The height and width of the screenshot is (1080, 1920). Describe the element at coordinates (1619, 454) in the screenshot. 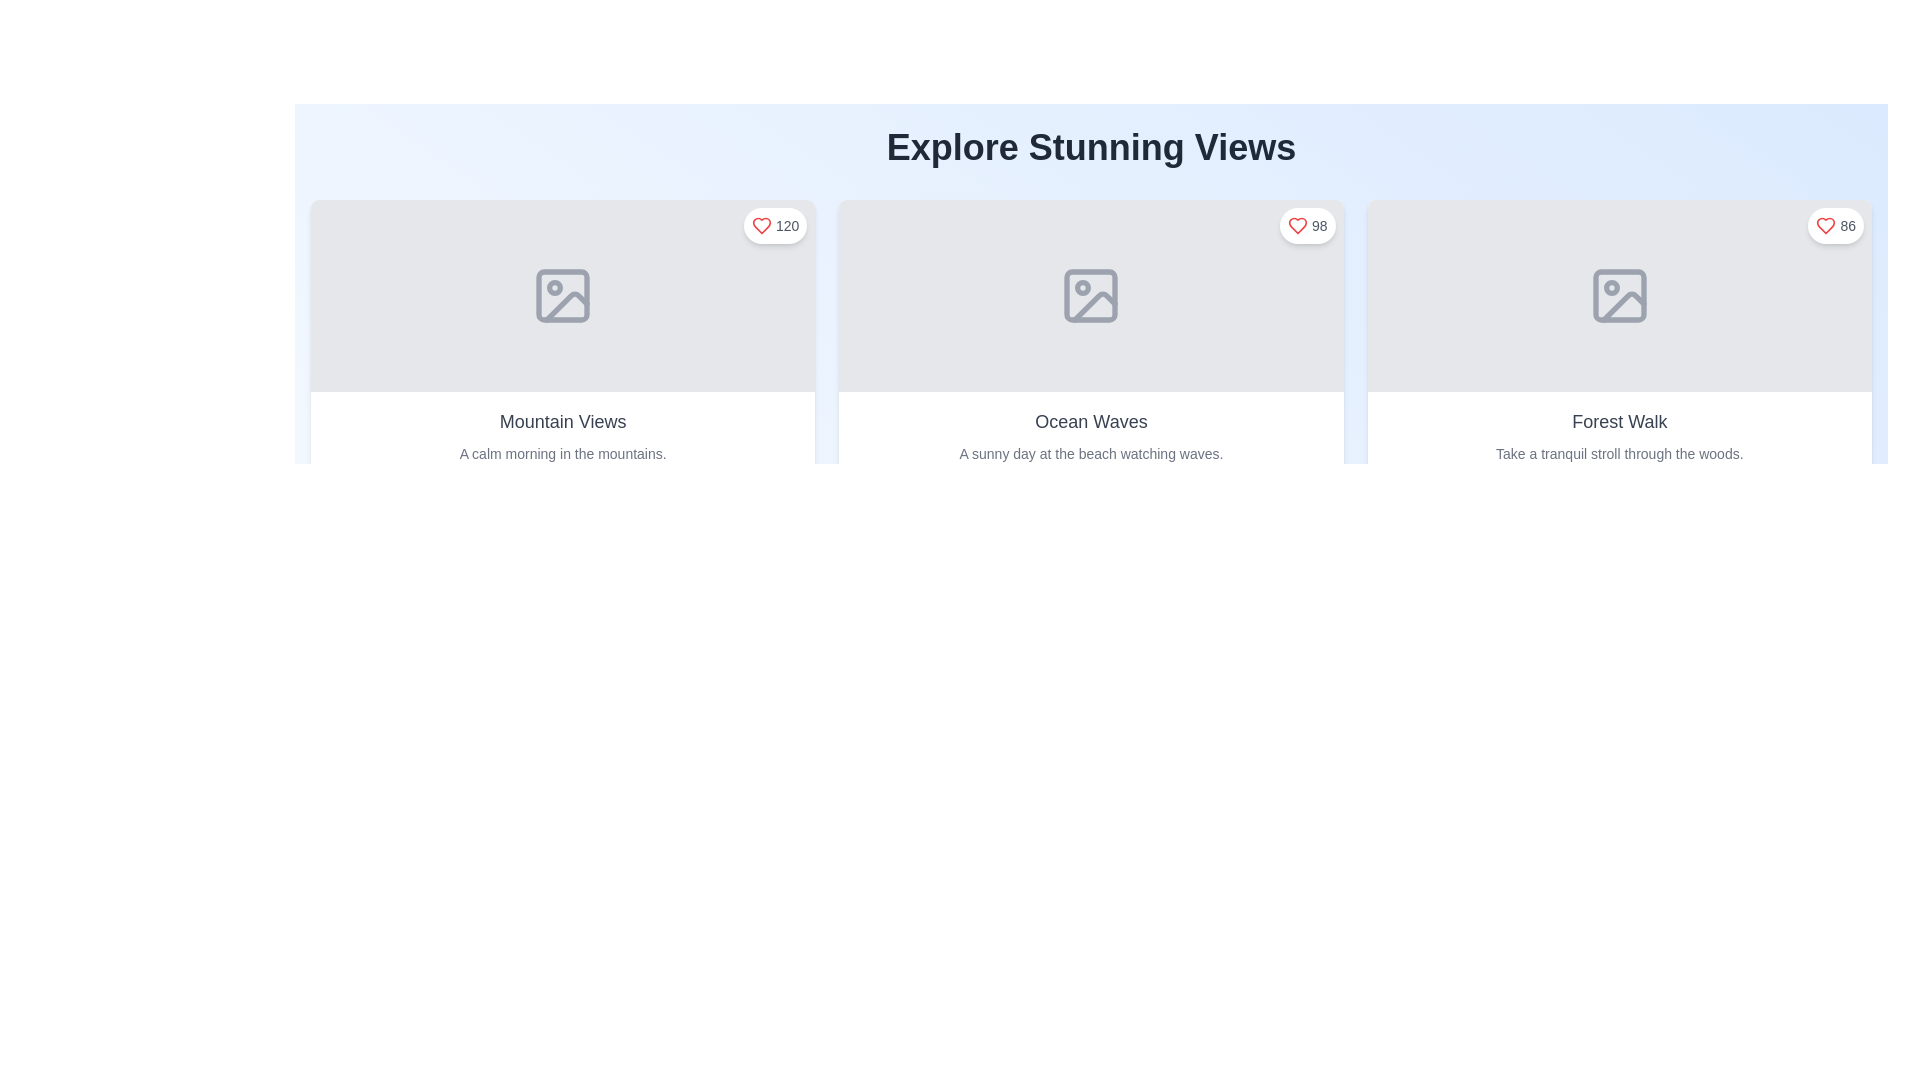

I see `the Text Display element that contains the description 'Take a tranquil stroll through the woods.' located under the heading 'Forest Walk' in the rightmost card layout` at that location.